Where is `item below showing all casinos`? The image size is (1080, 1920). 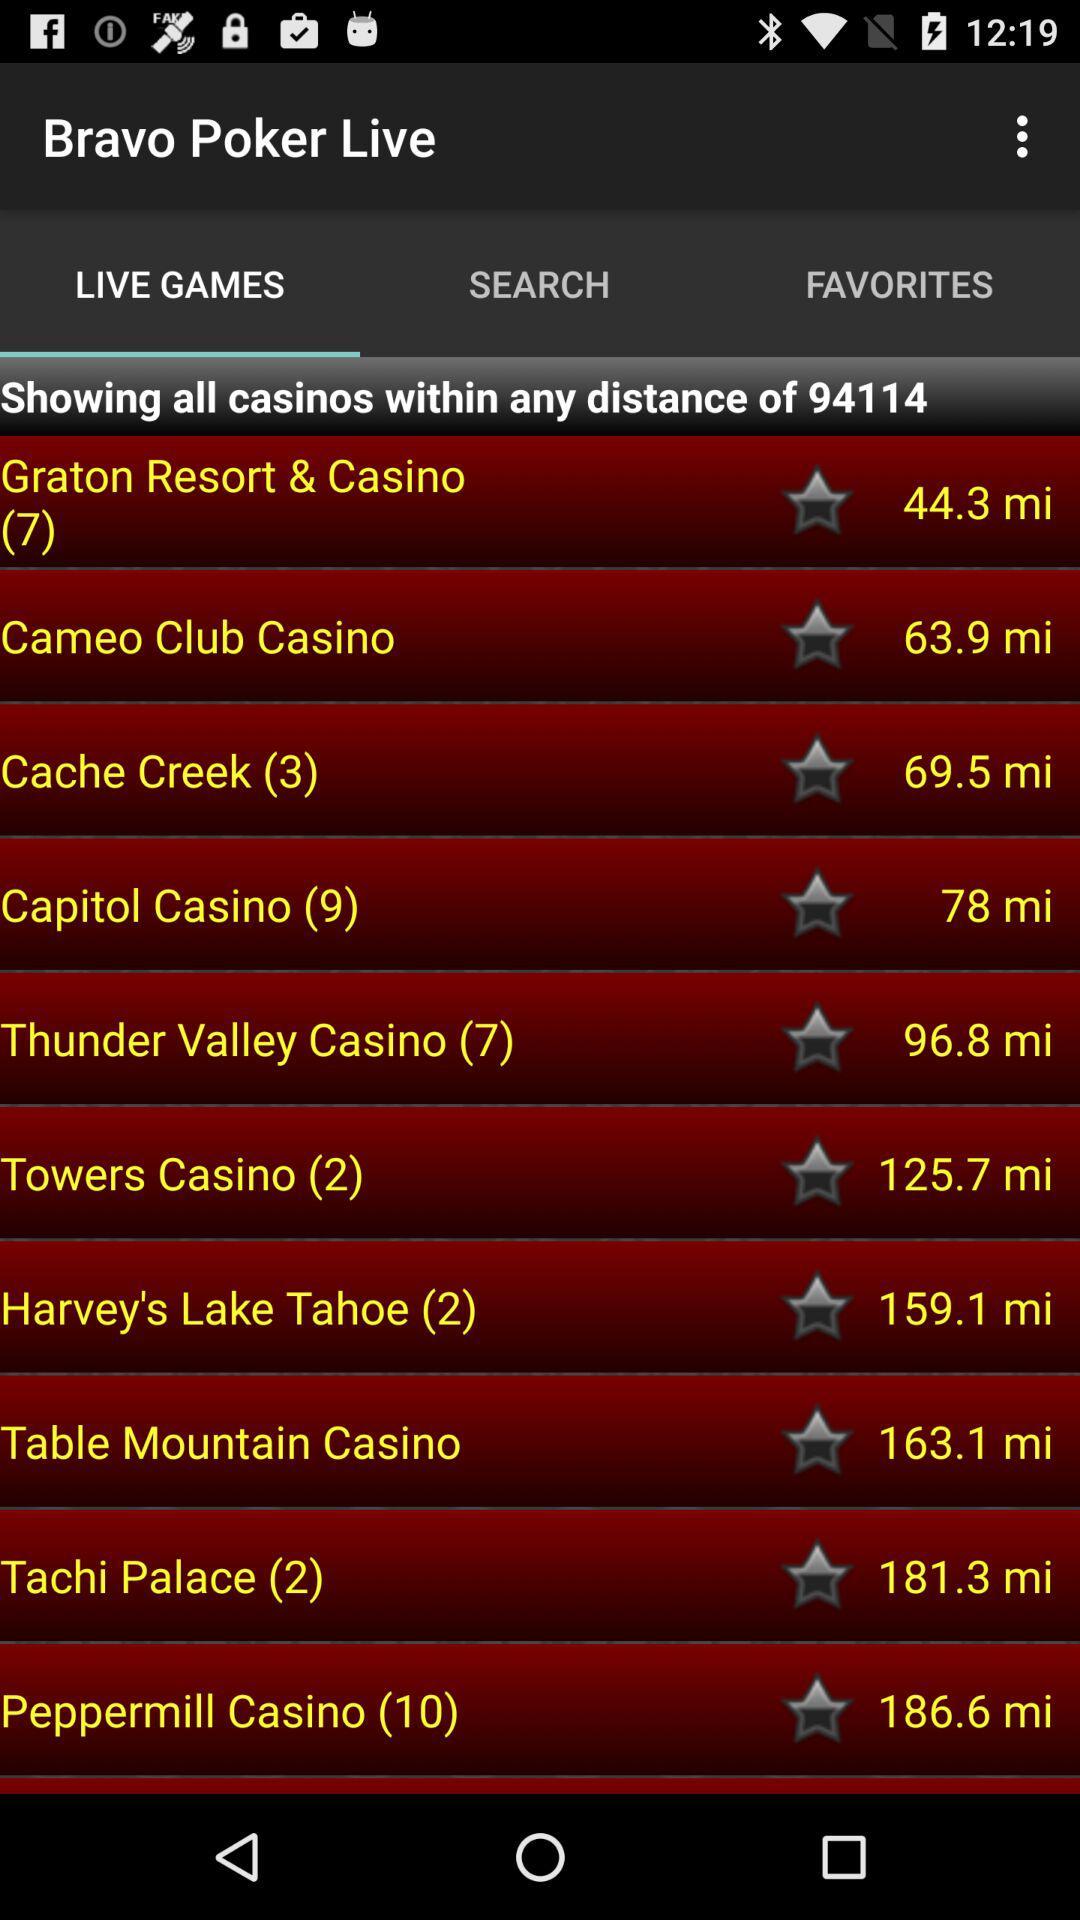 item below showing all casinos is located at coordinates (261, 500).